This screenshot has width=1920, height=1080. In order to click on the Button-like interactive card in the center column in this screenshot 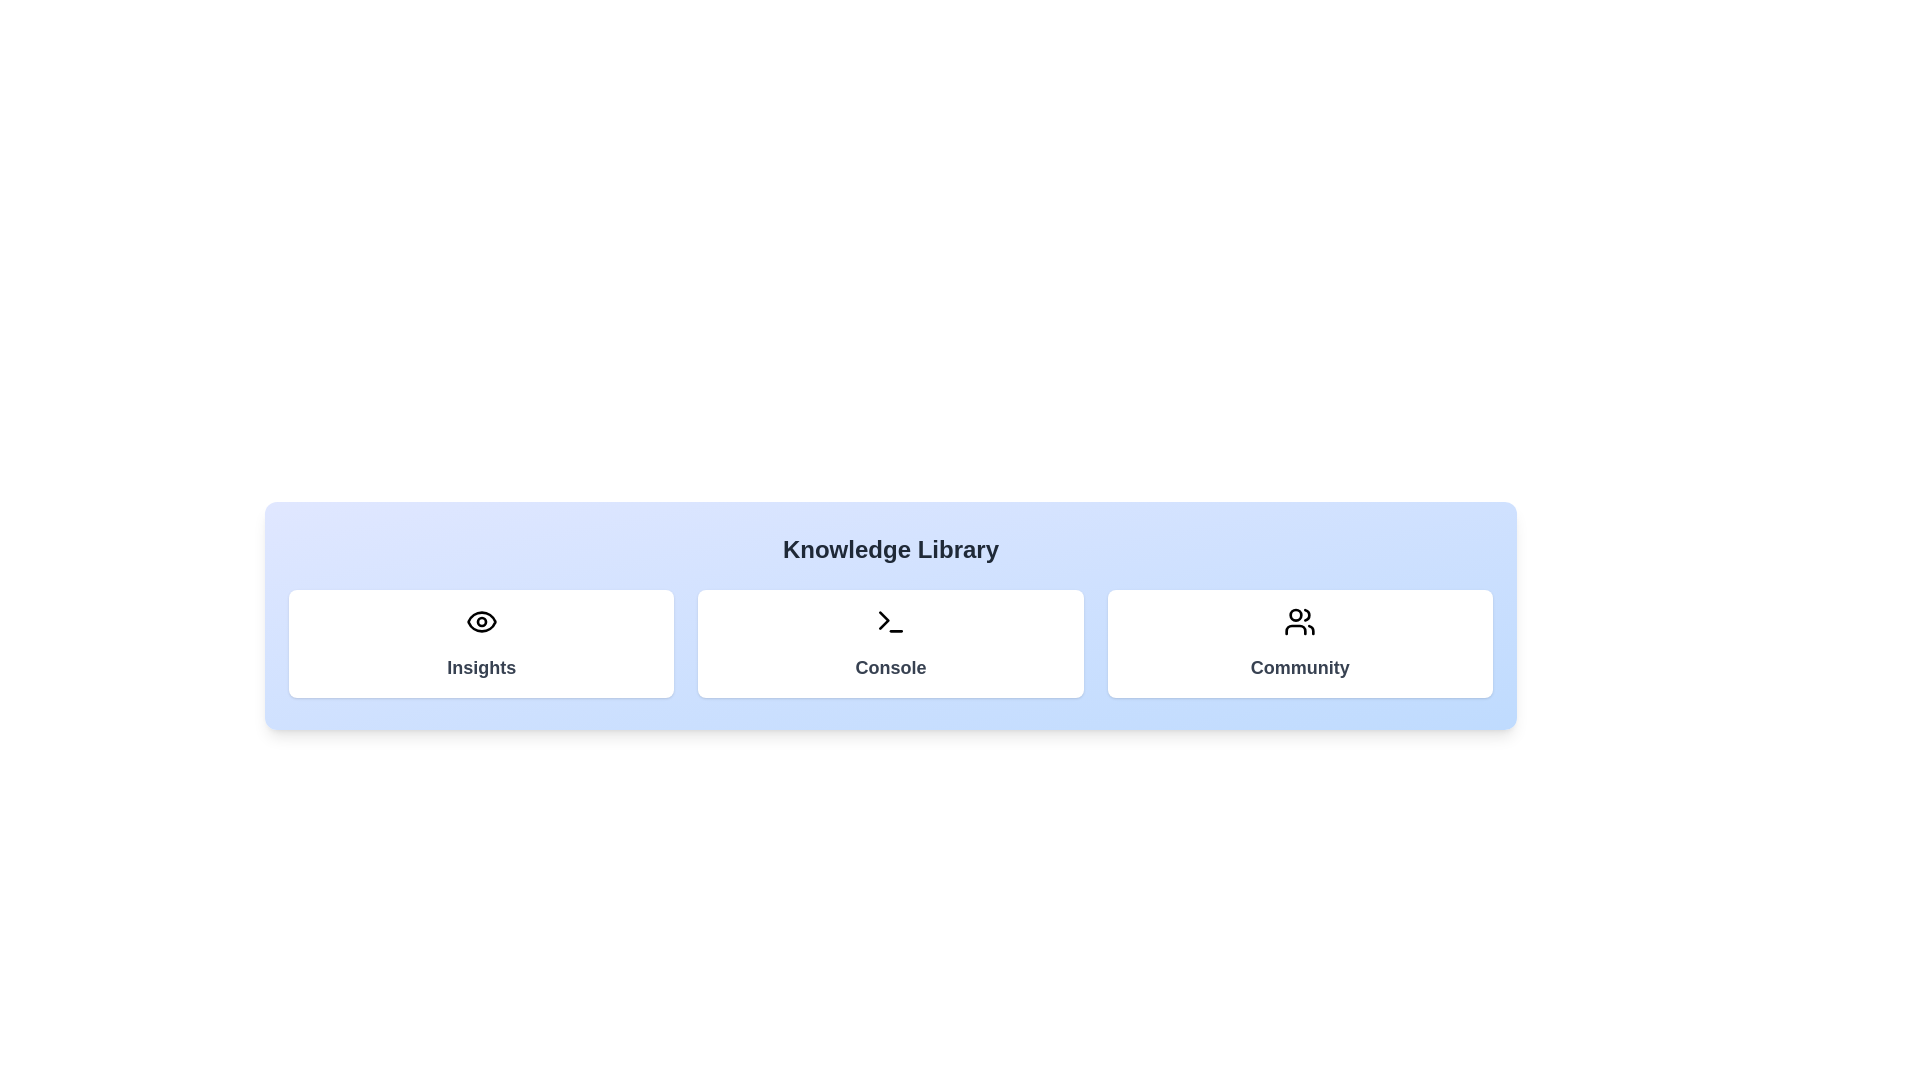, I will do `click(890, 644)`.